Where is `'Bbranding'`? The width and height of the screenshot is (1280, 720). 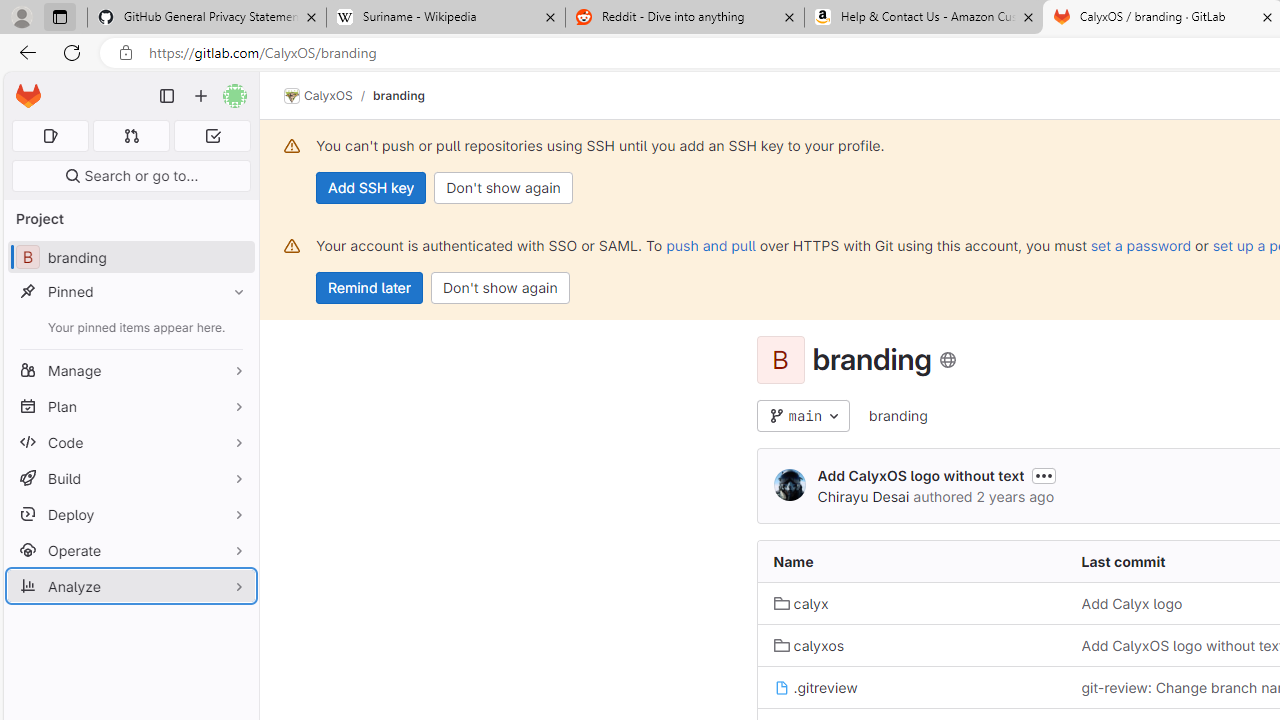 'Bbranding' is located at coordinates (130, 256).